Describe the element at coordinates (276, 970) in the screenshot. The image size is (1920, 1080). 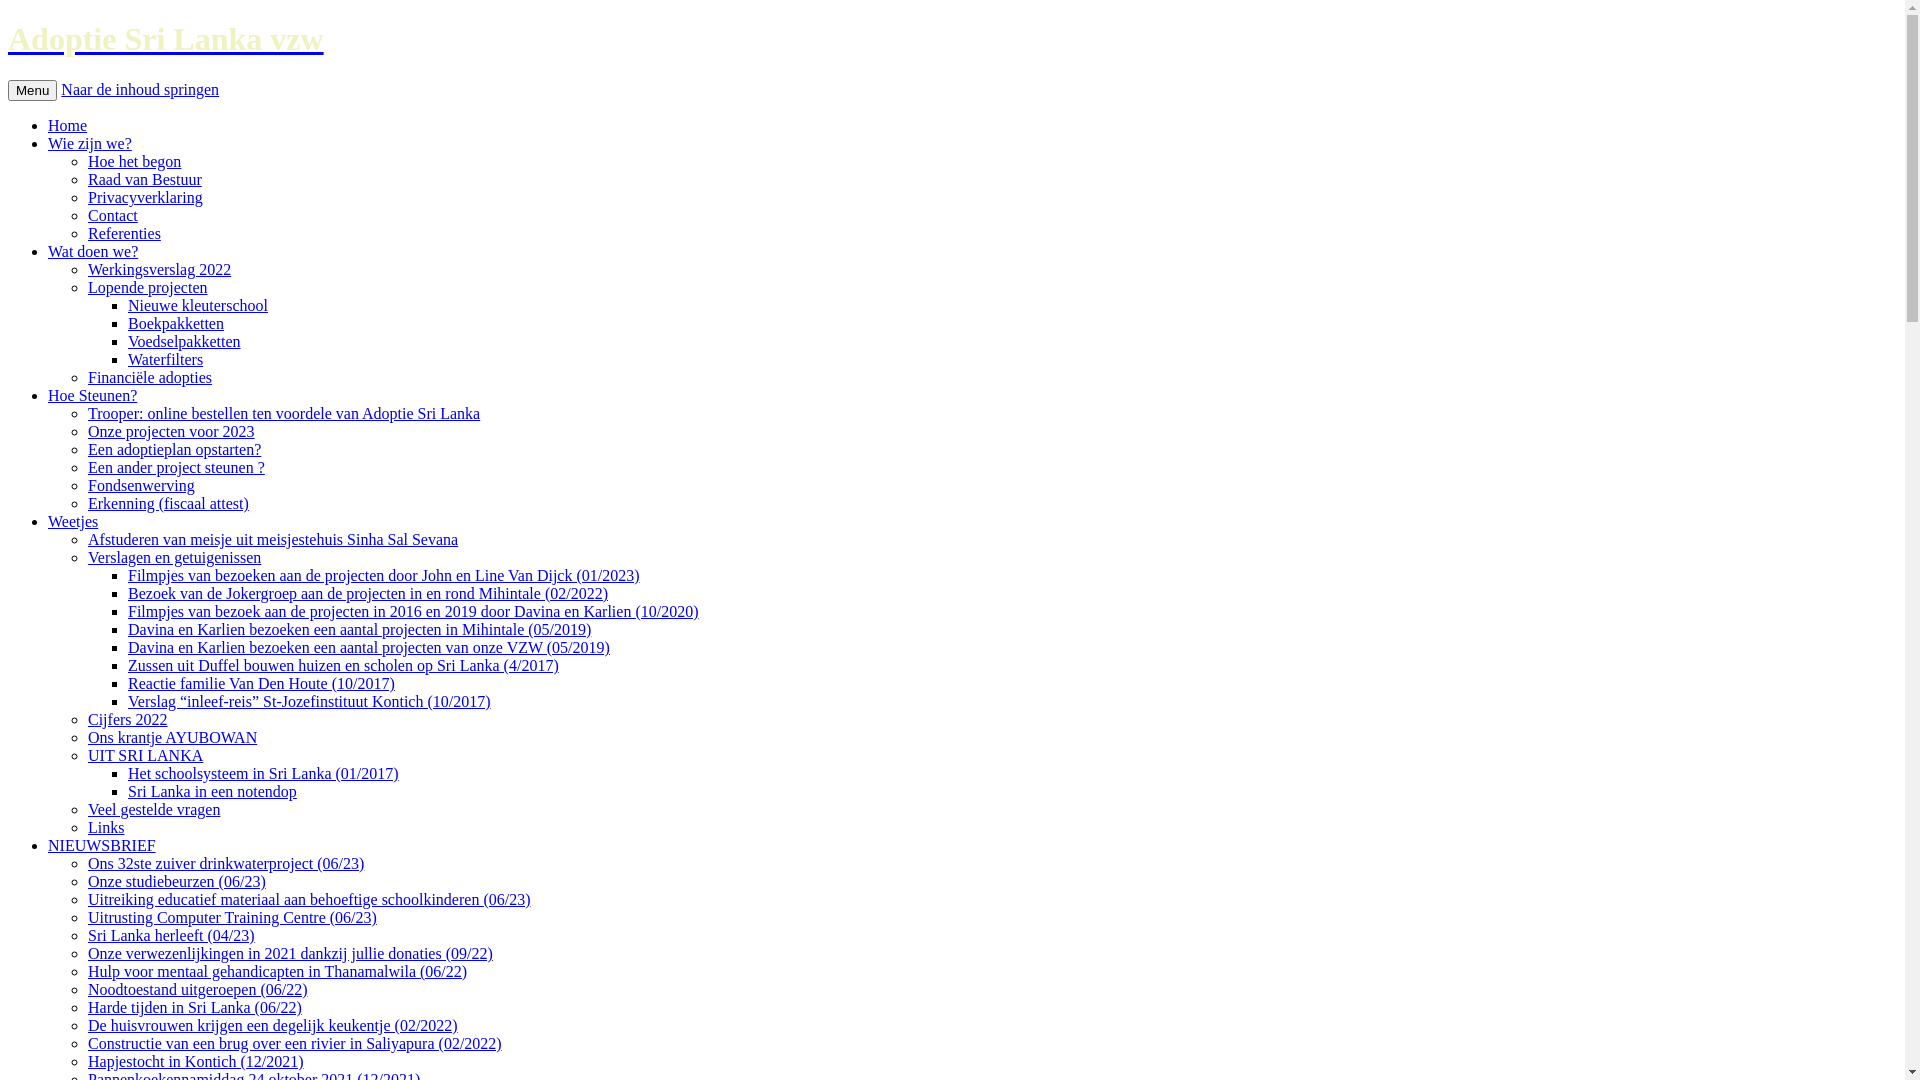
I see `'Hulp voor mentaal gehandicapten in Thanamalwila (06/22)'` at that location.